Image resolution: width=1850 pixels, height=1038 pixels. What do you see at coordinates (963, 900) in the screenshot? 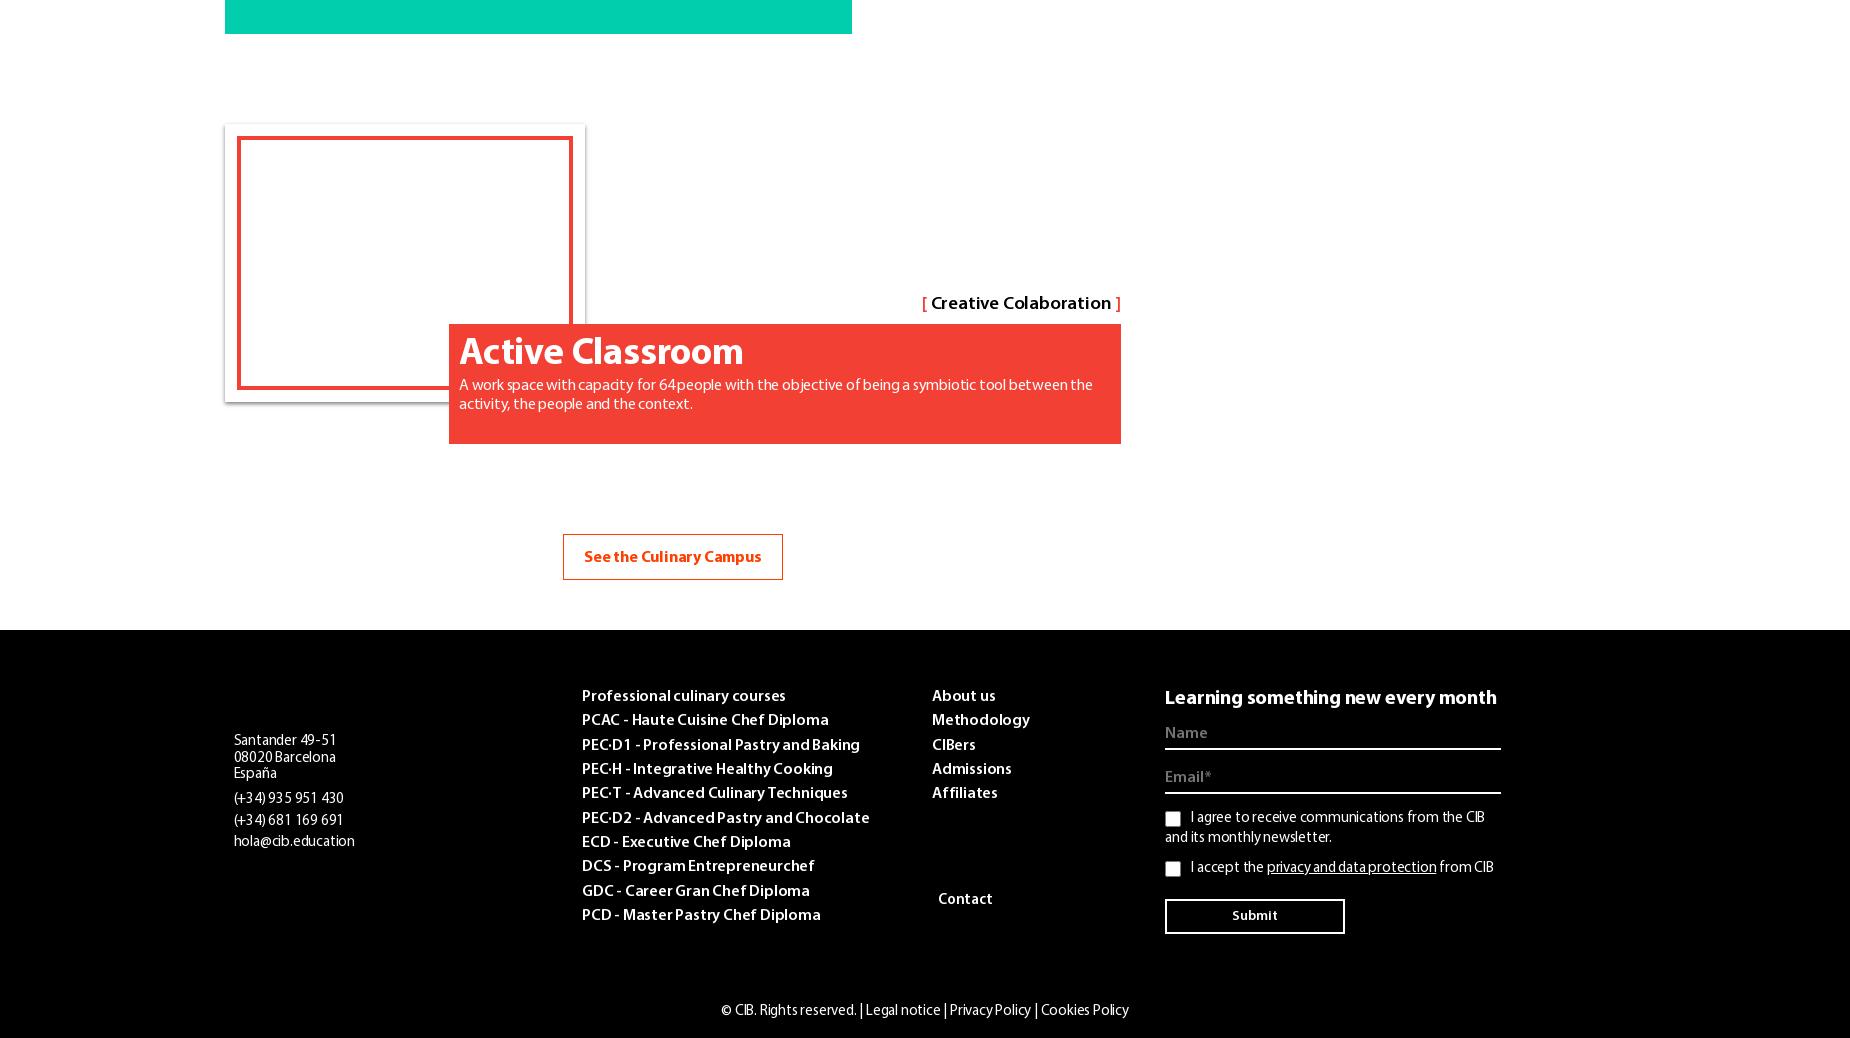
I see `'Contact'` at bounding box center [963, 900].